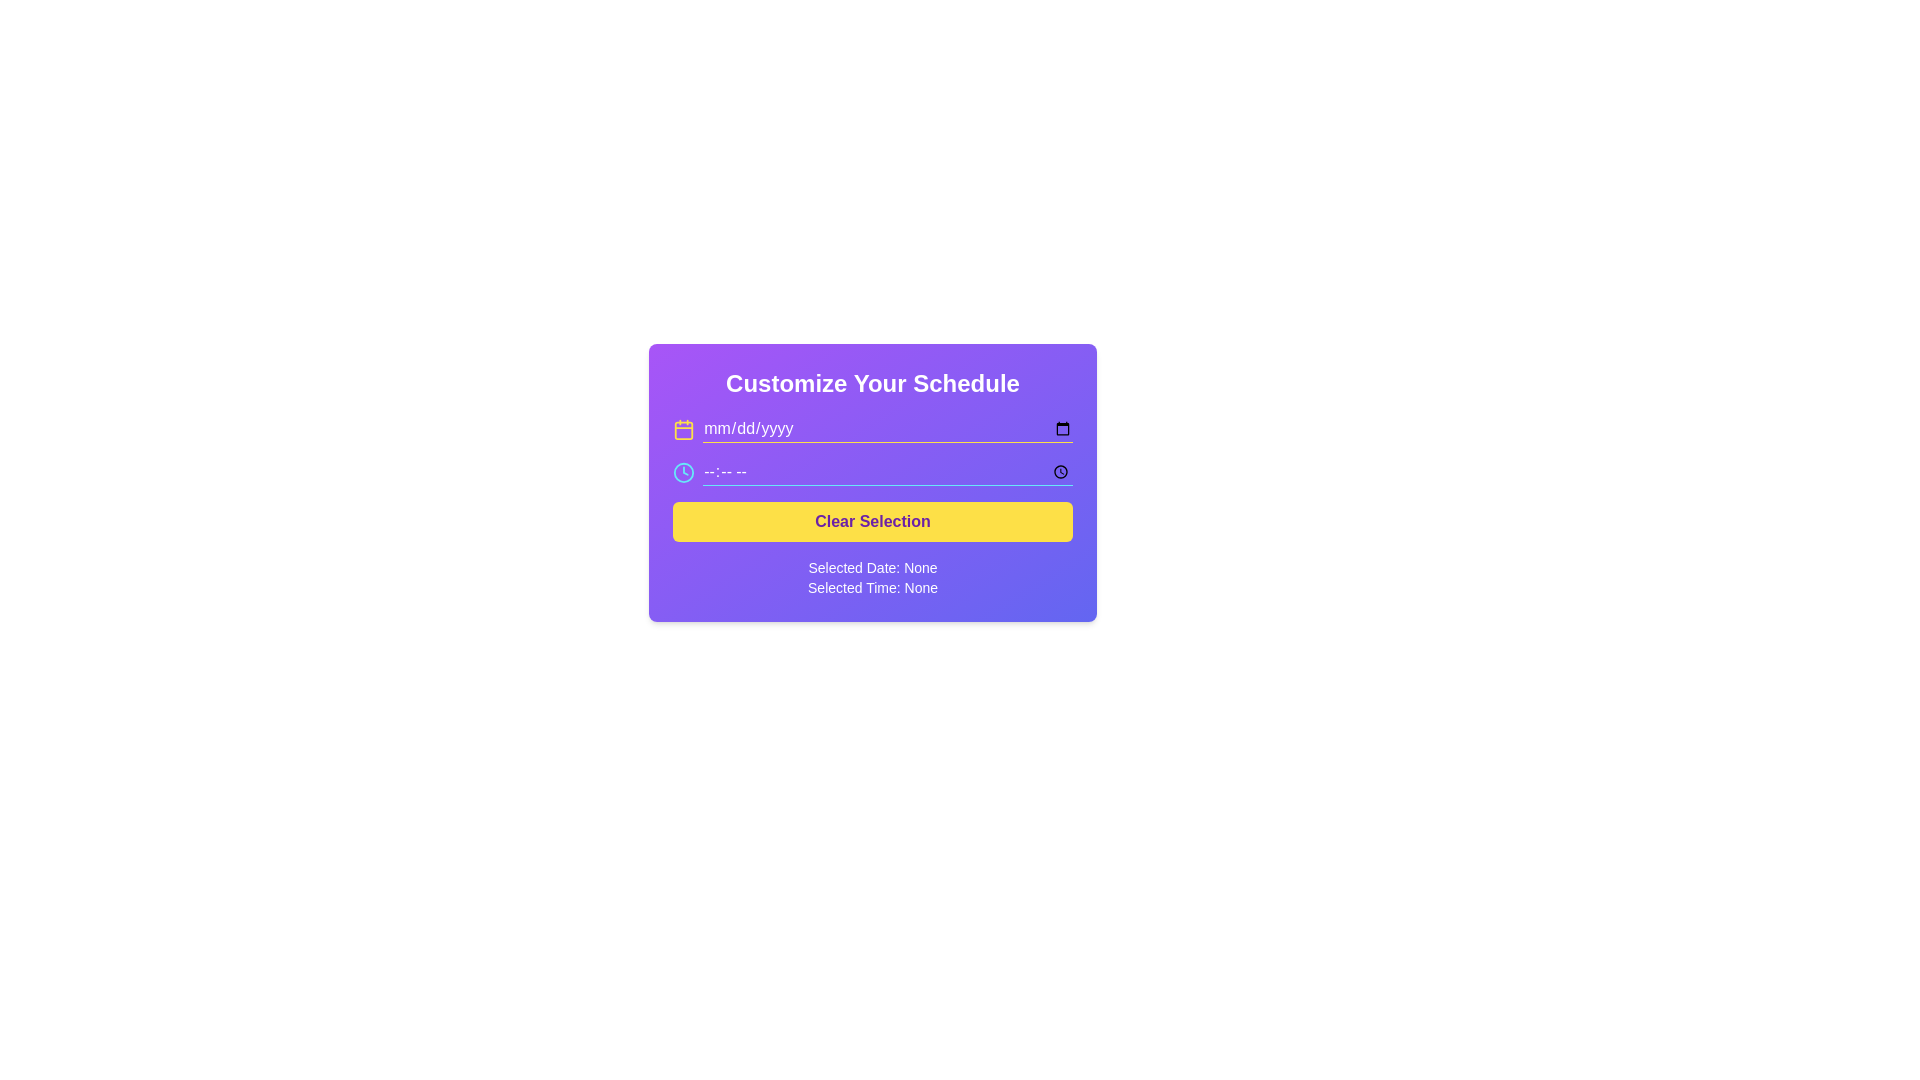  I want to click on the circular outline element located in the center of the clock icon next to the time selection input field, so click(684, 472).